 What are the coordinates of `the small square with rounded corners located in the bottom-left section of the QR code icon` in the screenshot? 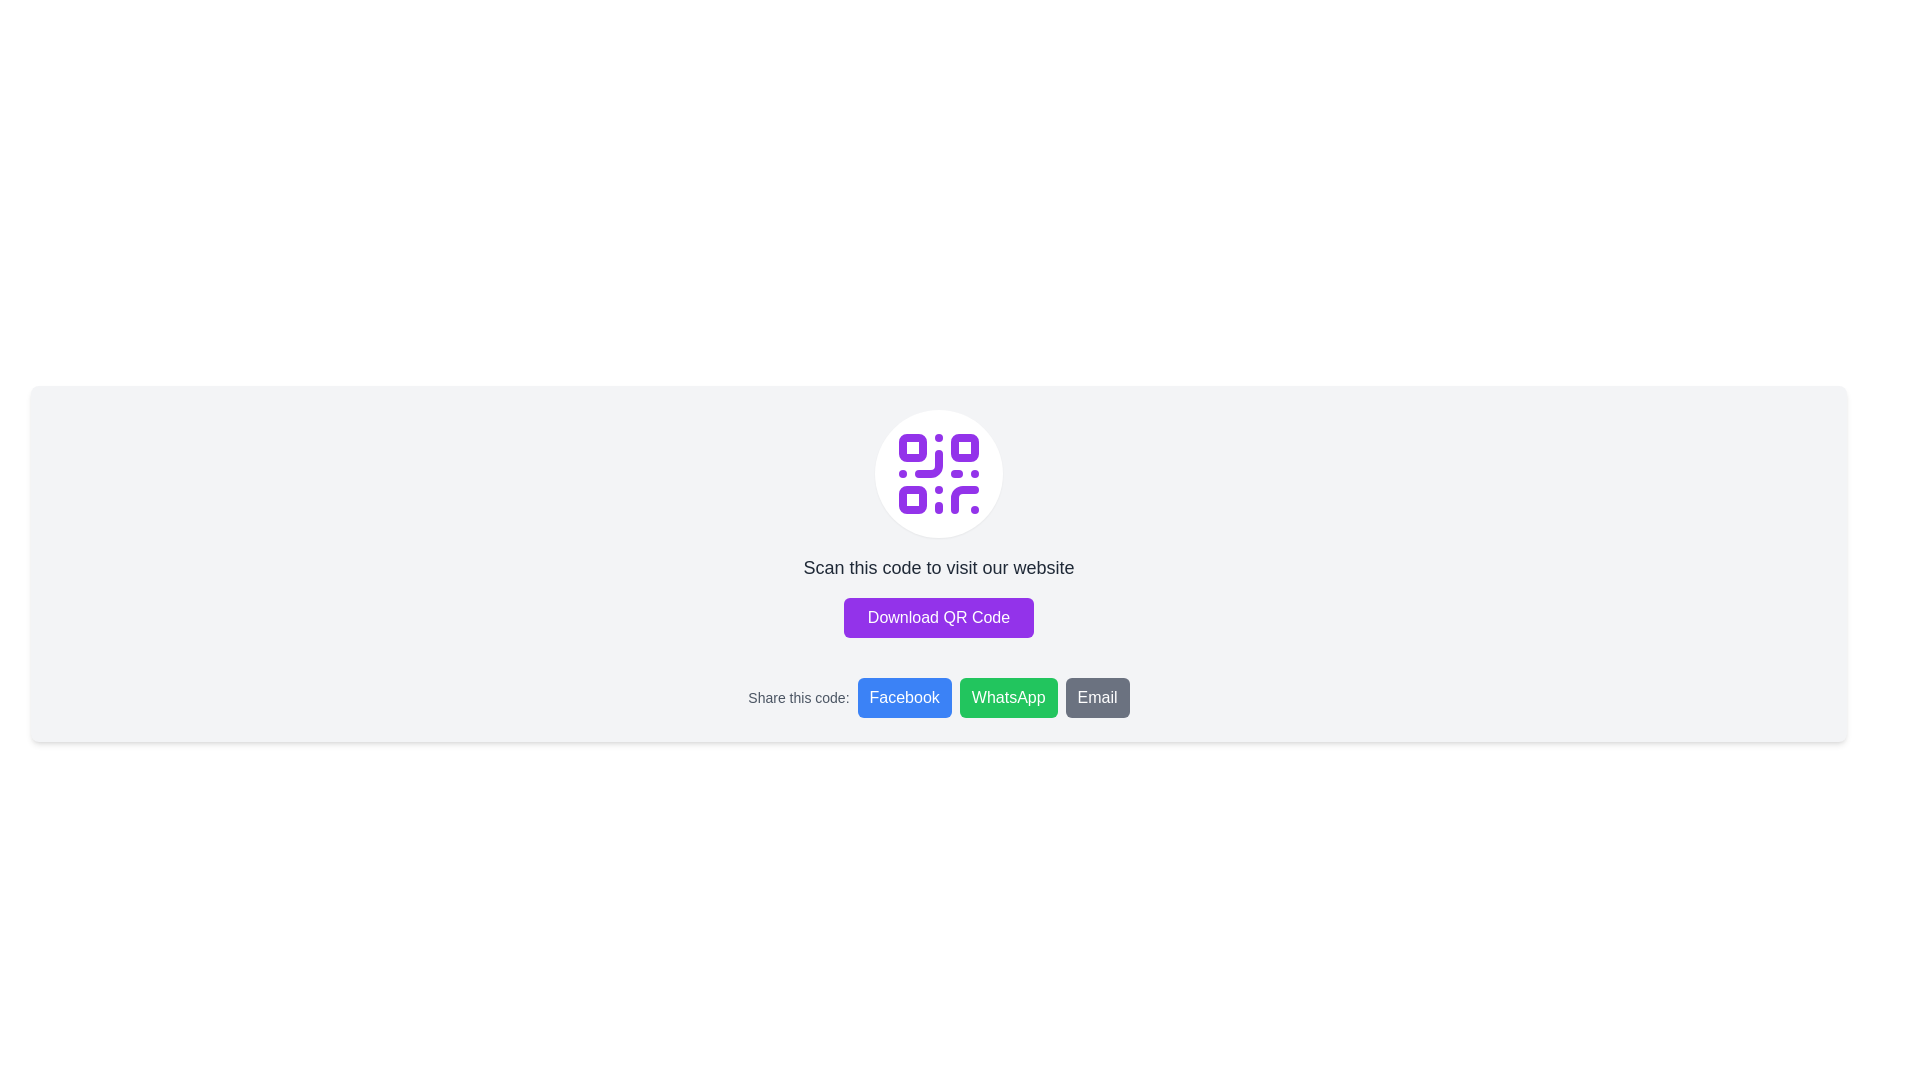 It's located at (911, 499).